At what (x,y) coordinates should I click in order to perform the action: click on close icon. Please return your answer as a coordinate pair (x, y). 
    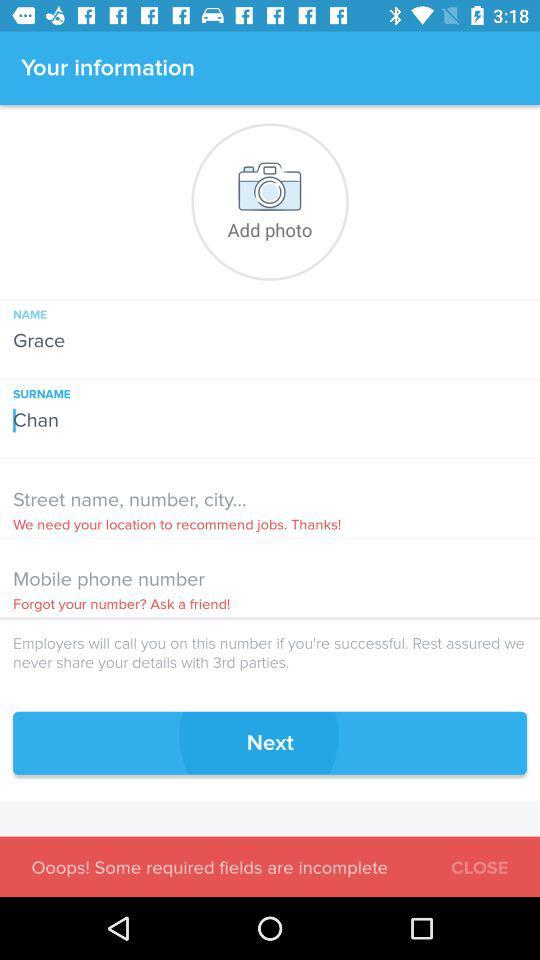
    Looking at the image, I should click on (478, 864).